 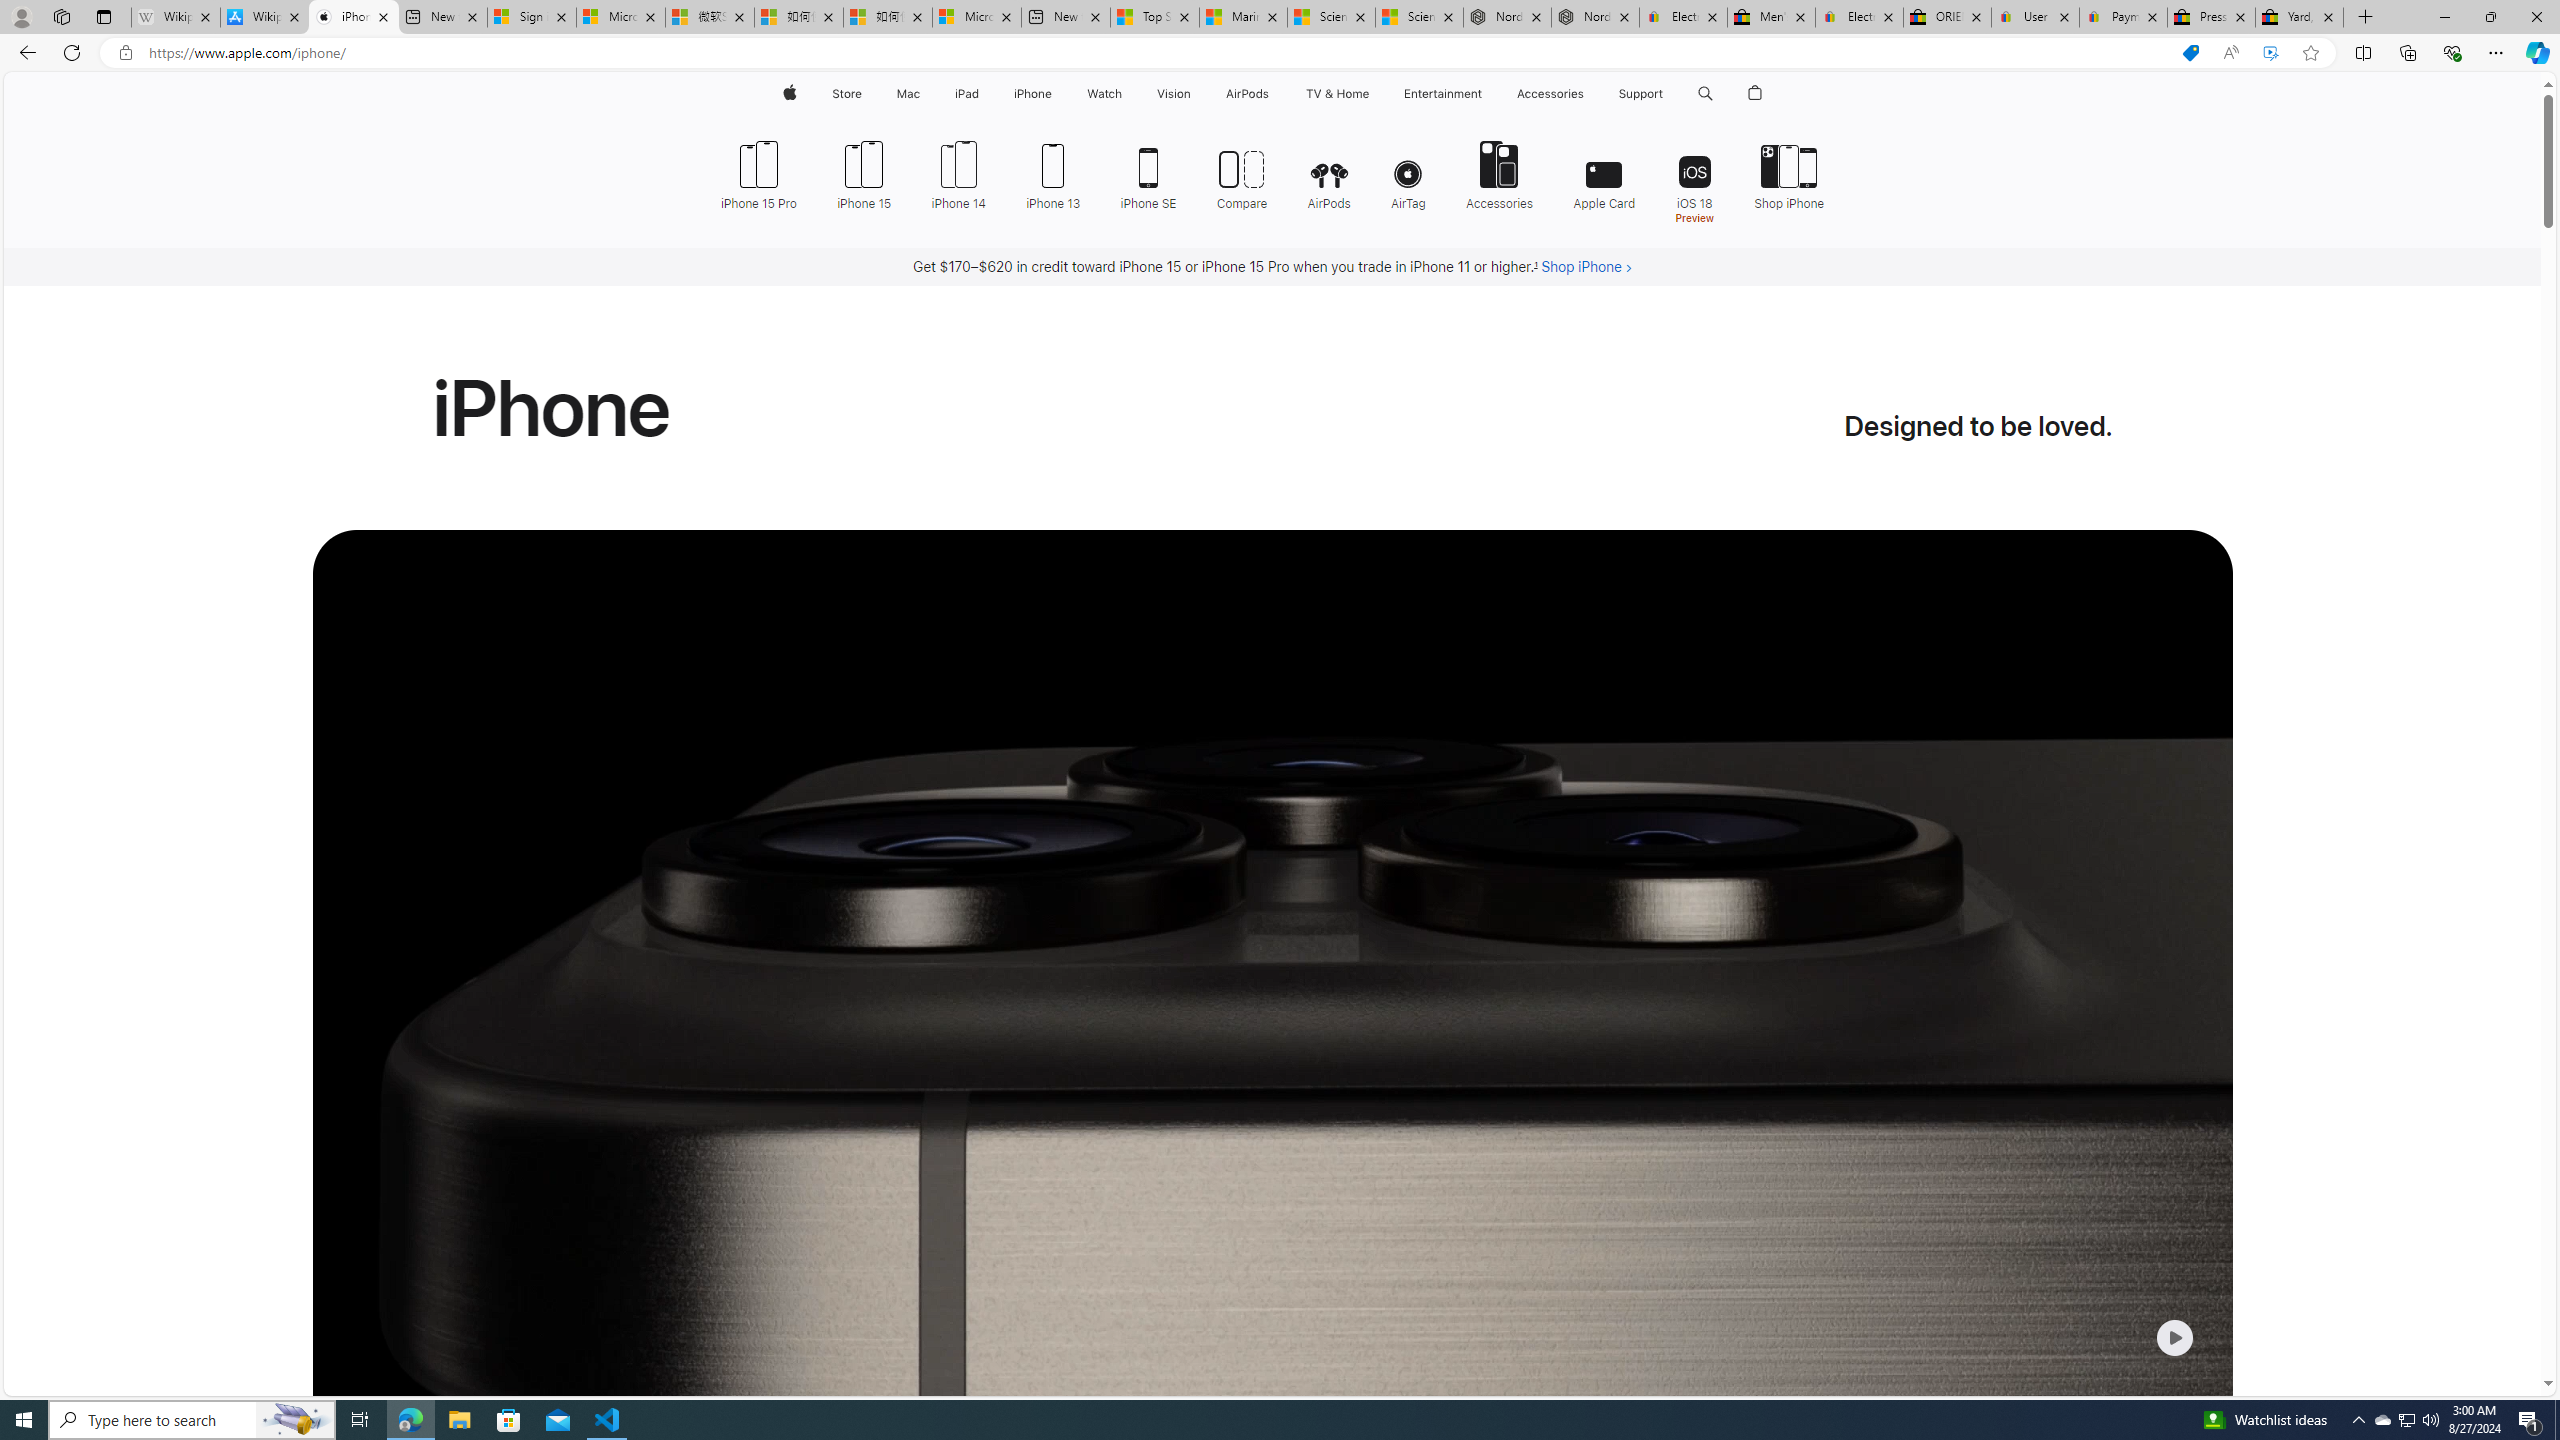 What do you see at coordinates (1149, 172) in the screenshot?
I see `'iPhone SE'` at bounding box center [1149, 172].